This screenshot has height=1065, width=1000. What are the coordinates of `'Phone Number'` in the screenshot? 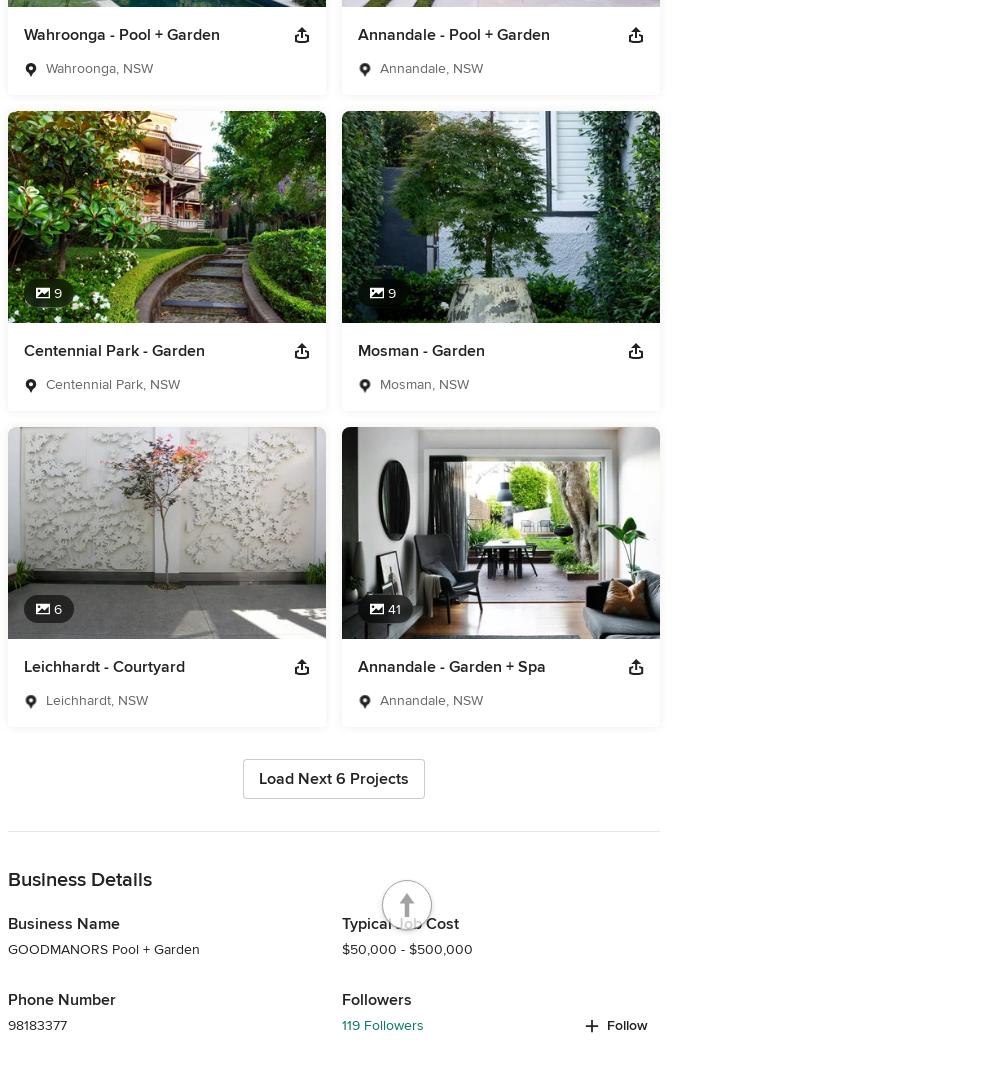 It's located at (62, 1000).